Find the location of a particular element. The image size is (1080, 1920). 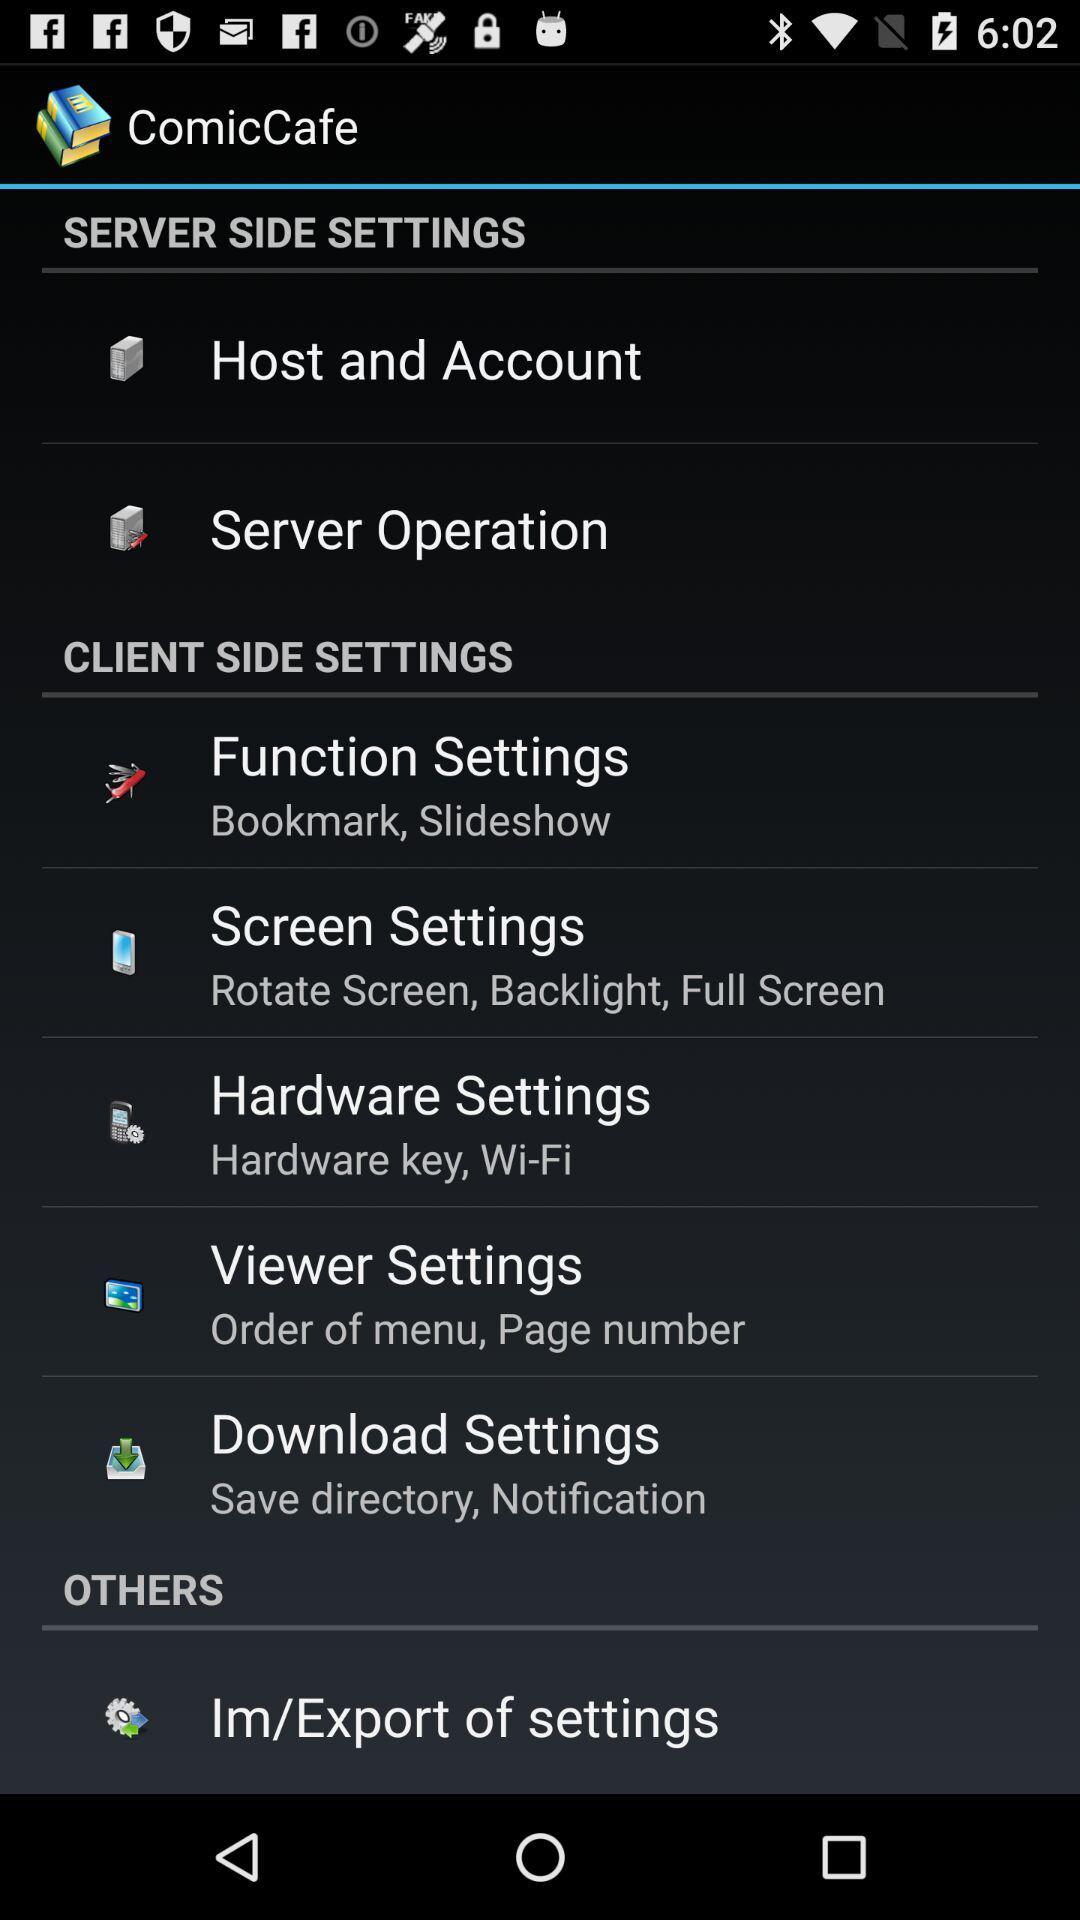

hardware key wi app is located at coordinates (391, 1157).